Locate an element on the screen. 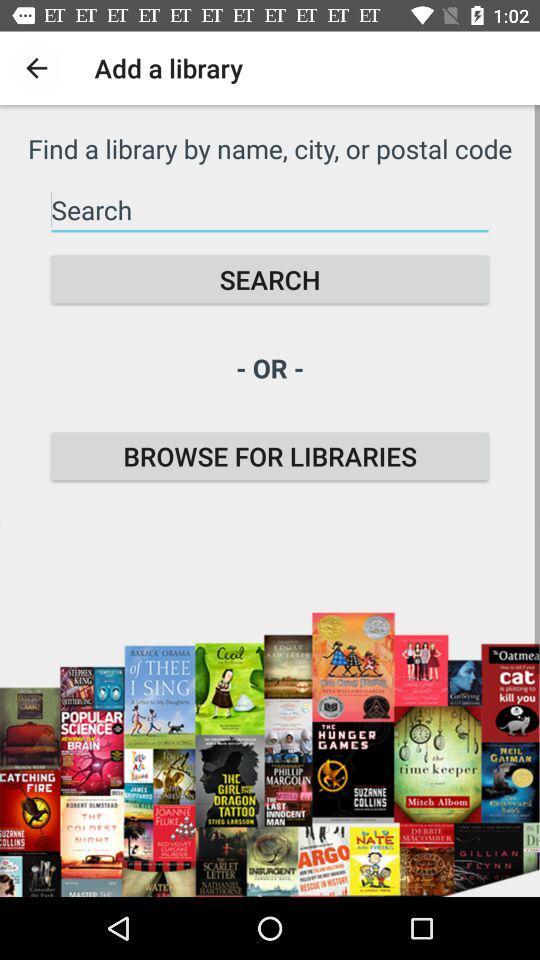 The height and width of the screenshot is (960, 540). the icon above search item is located at coordinates (270, 210).